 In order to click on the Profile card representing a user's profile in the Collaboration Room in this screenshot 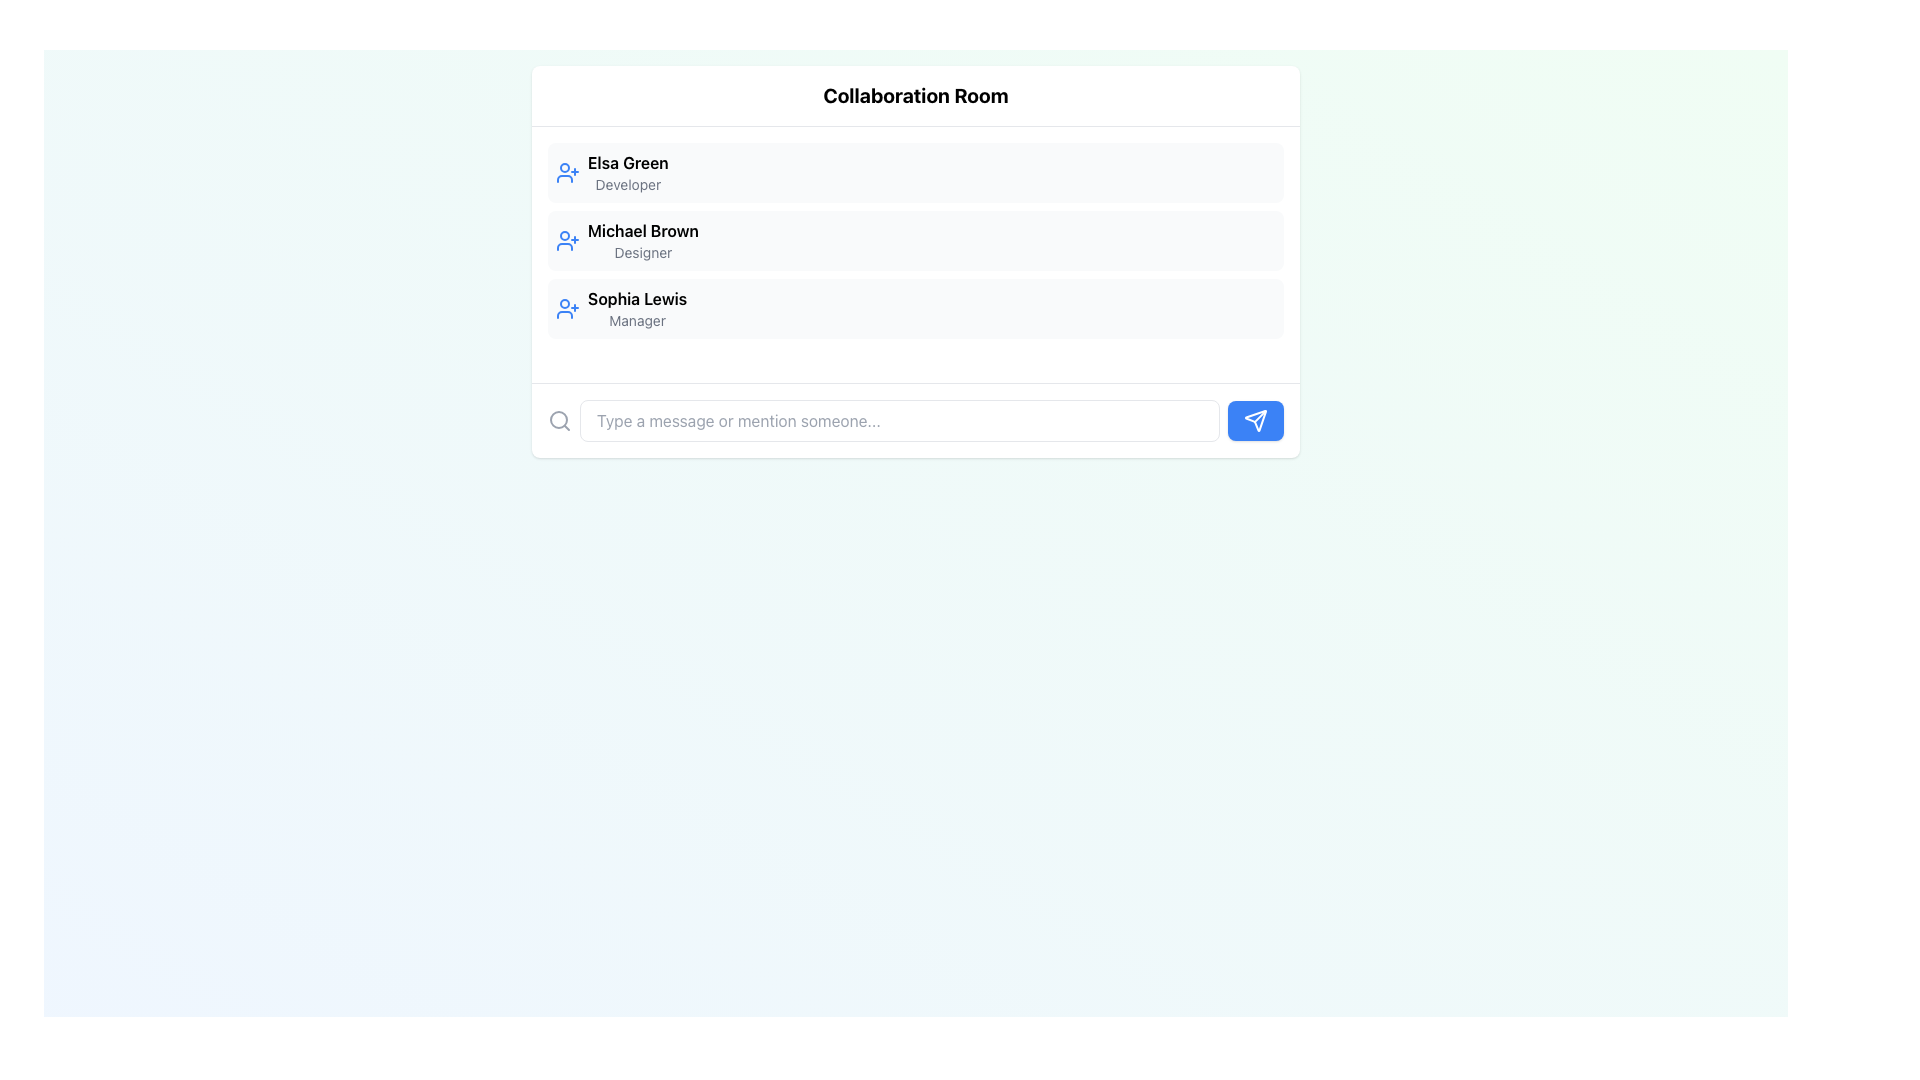, I will do `click(915, 172)`.